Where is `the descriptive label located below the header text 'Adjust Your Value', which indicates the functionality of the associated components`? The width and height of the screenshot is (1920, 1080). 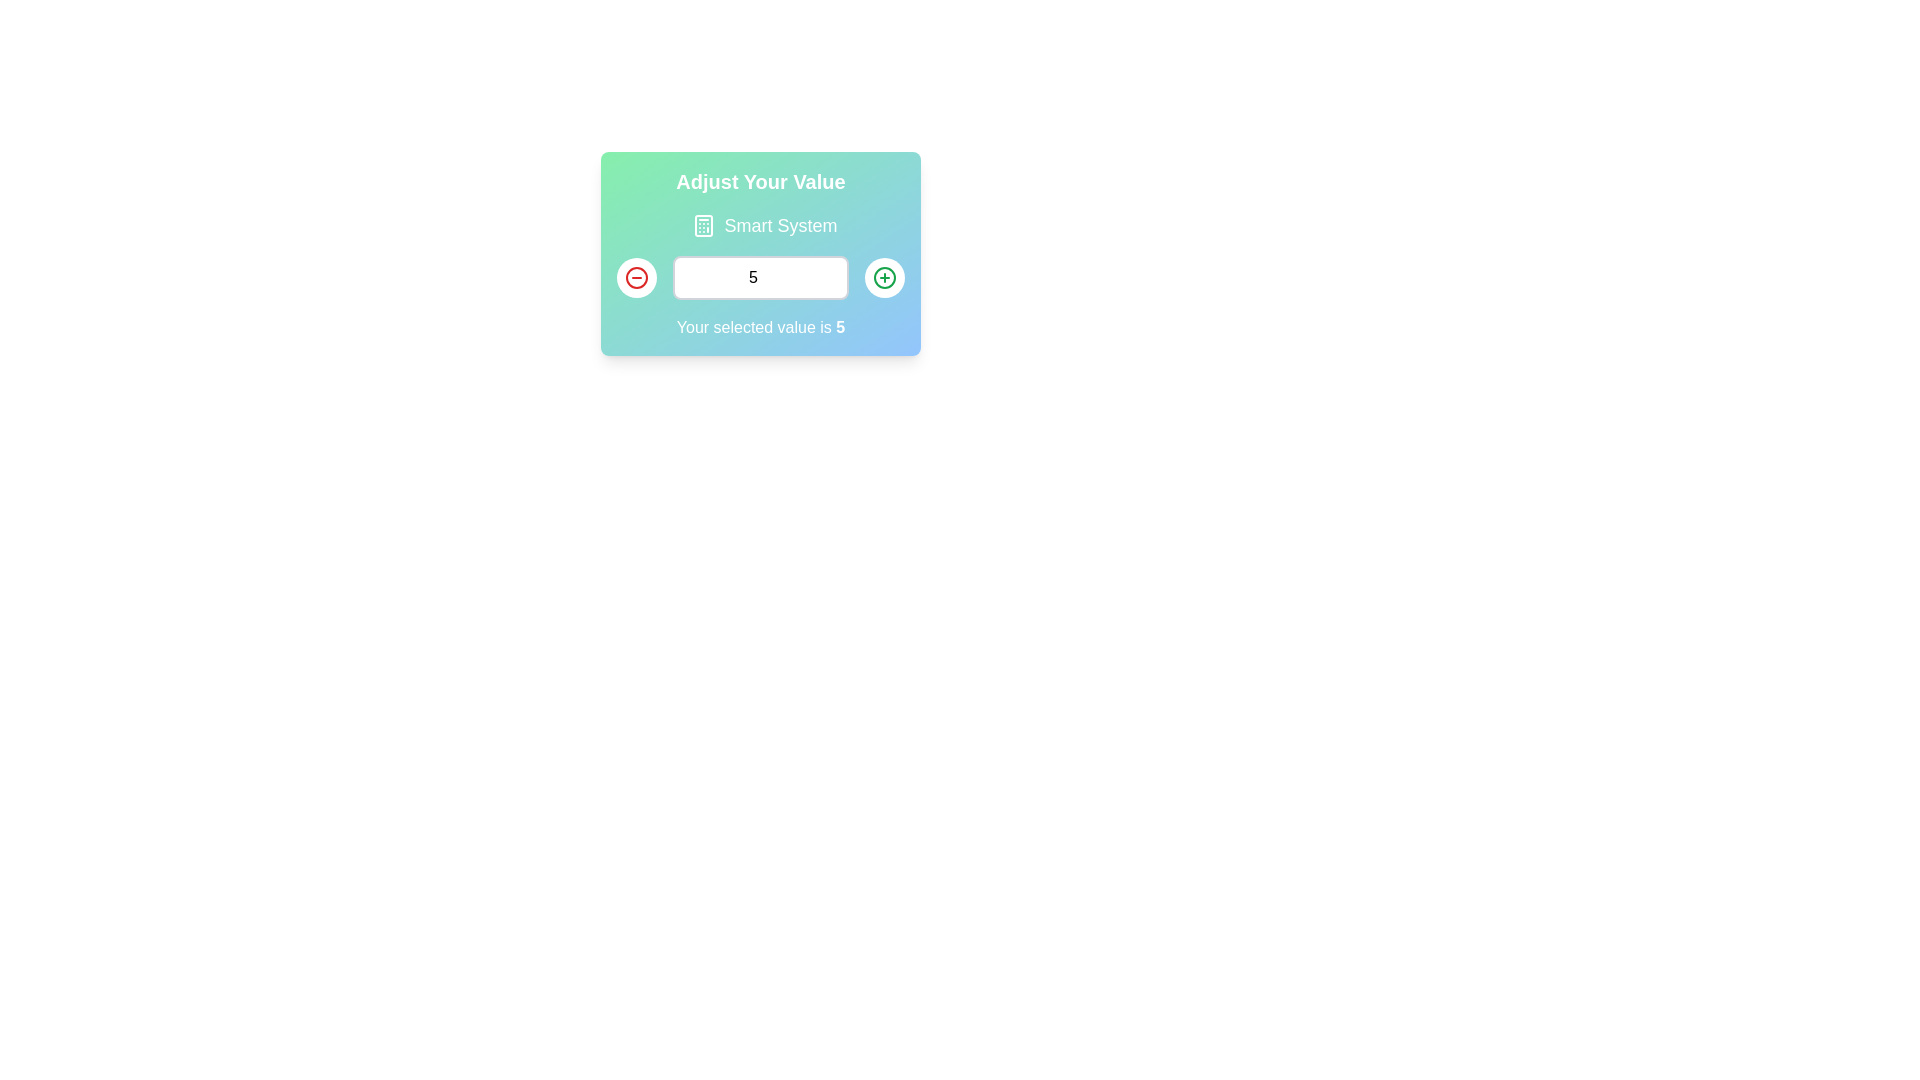
the descriptive label located below the header text 'Adjust Your Value', which indicates the functionality of the associated components is located at coordinates (760, 225).